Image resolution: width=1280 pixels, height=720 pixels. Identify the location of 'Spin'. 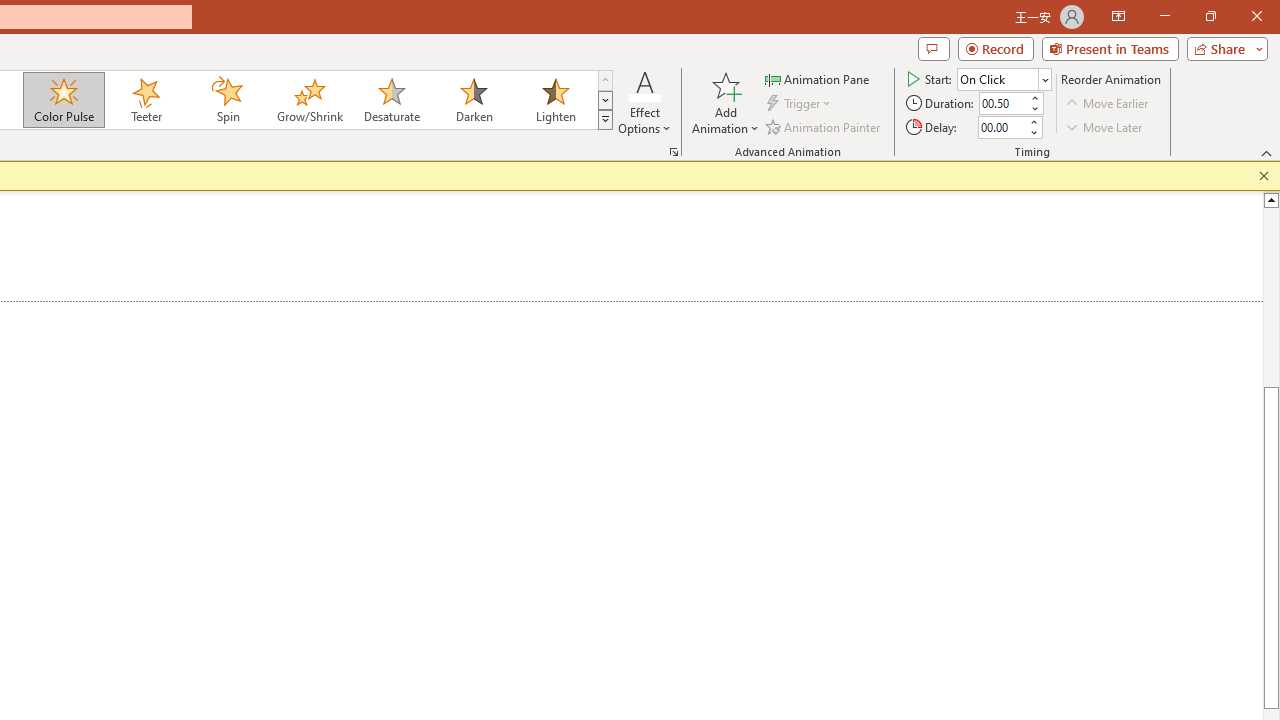
(227, 100).